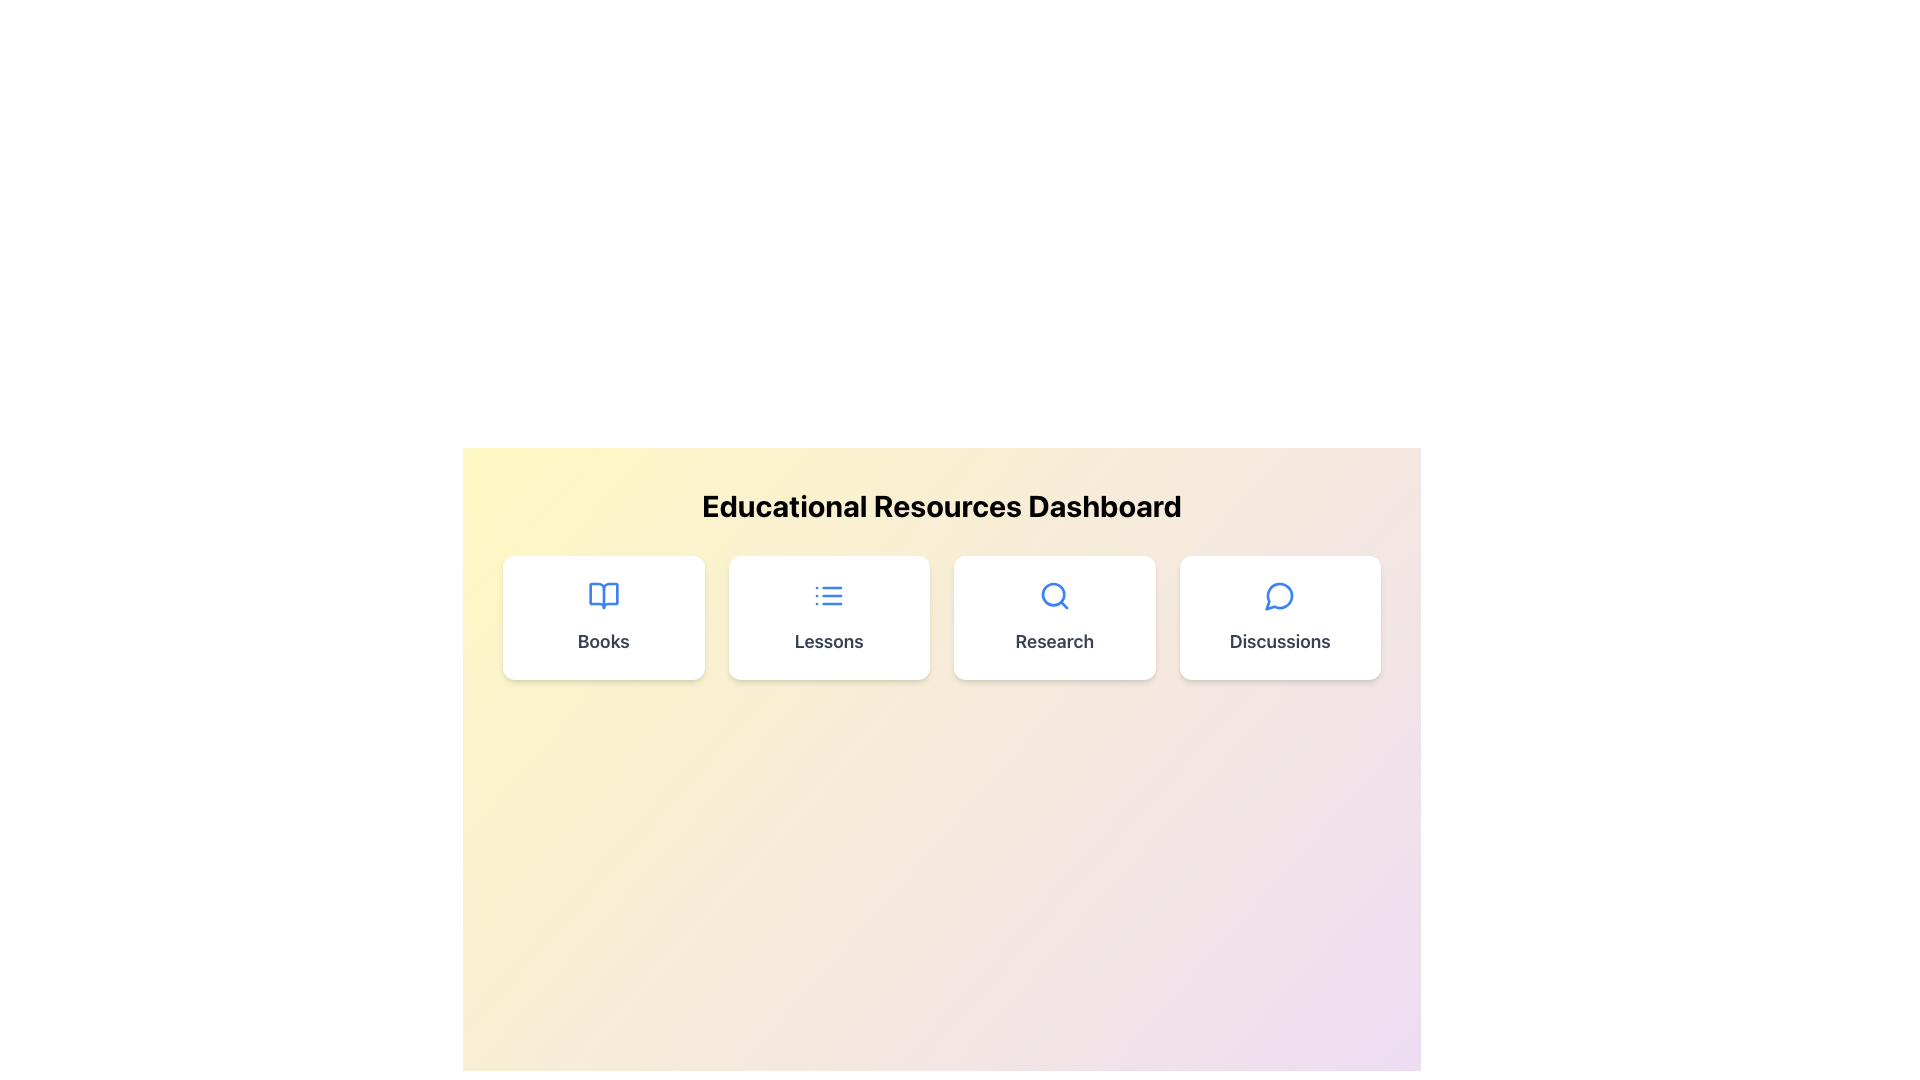 The width and height of the screenshot is (1920, 1080). Describe the element at coordinates (1053, 595) in the screenshot. I see `the search icon labeled 'Research' located in the third position from the left in a row of four buttons below the 'Educational Resources Dashboard' heading` at that location.